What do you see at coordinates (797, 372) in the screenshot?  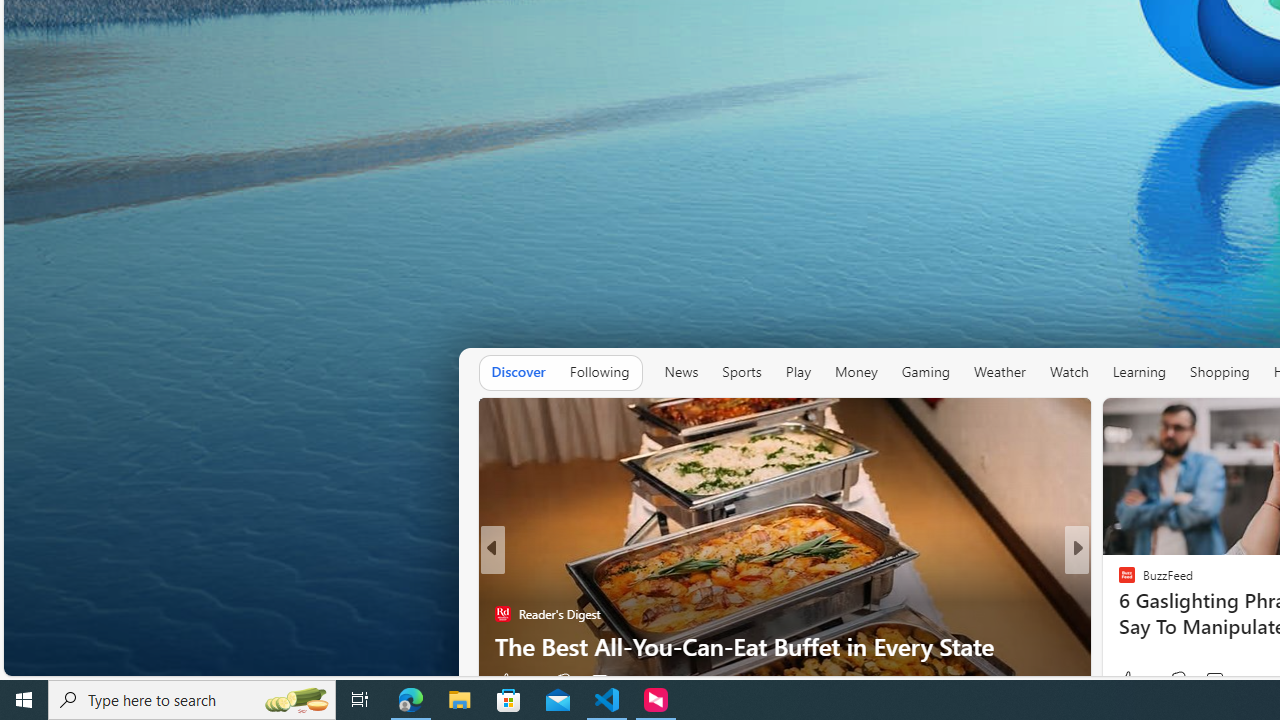 I see `'Play'` at bounding box center [797, 372].